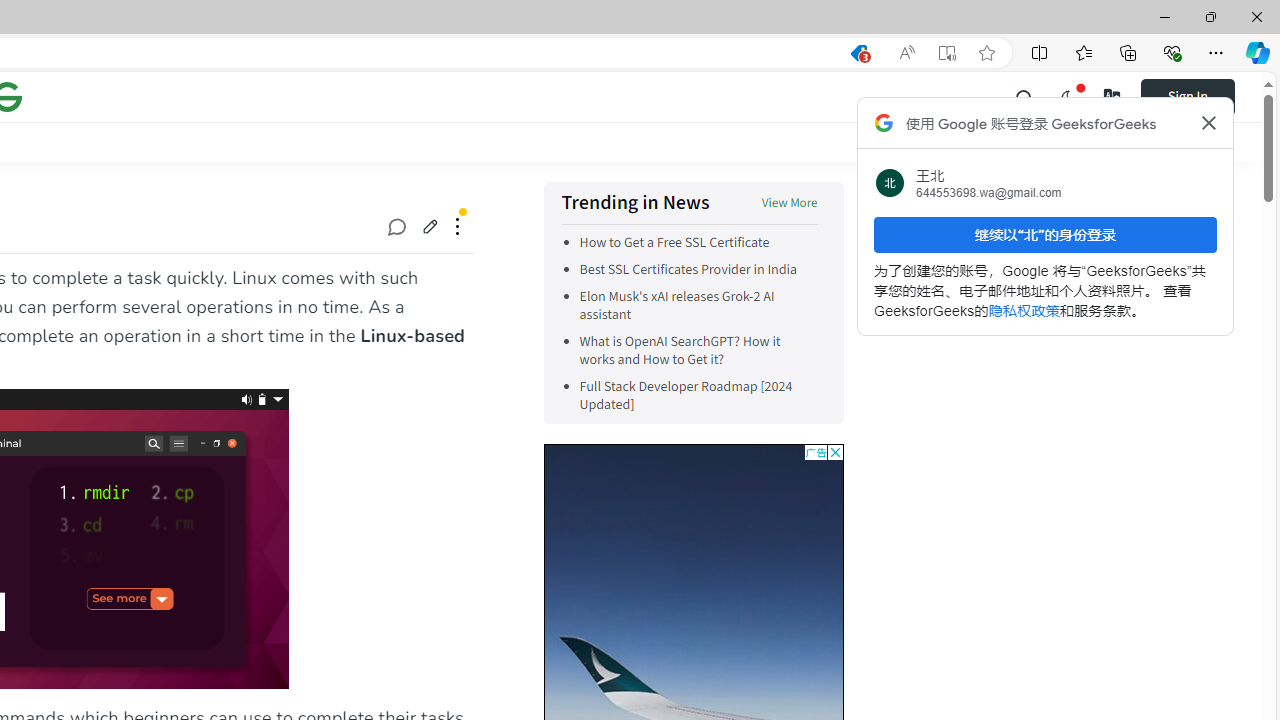 The height and width of the screenshot is (720, 1280). What do you see at coordinates (1200, 96) in the screenshot?
I see `'Sign In'` at bounding box center [1200, 96].